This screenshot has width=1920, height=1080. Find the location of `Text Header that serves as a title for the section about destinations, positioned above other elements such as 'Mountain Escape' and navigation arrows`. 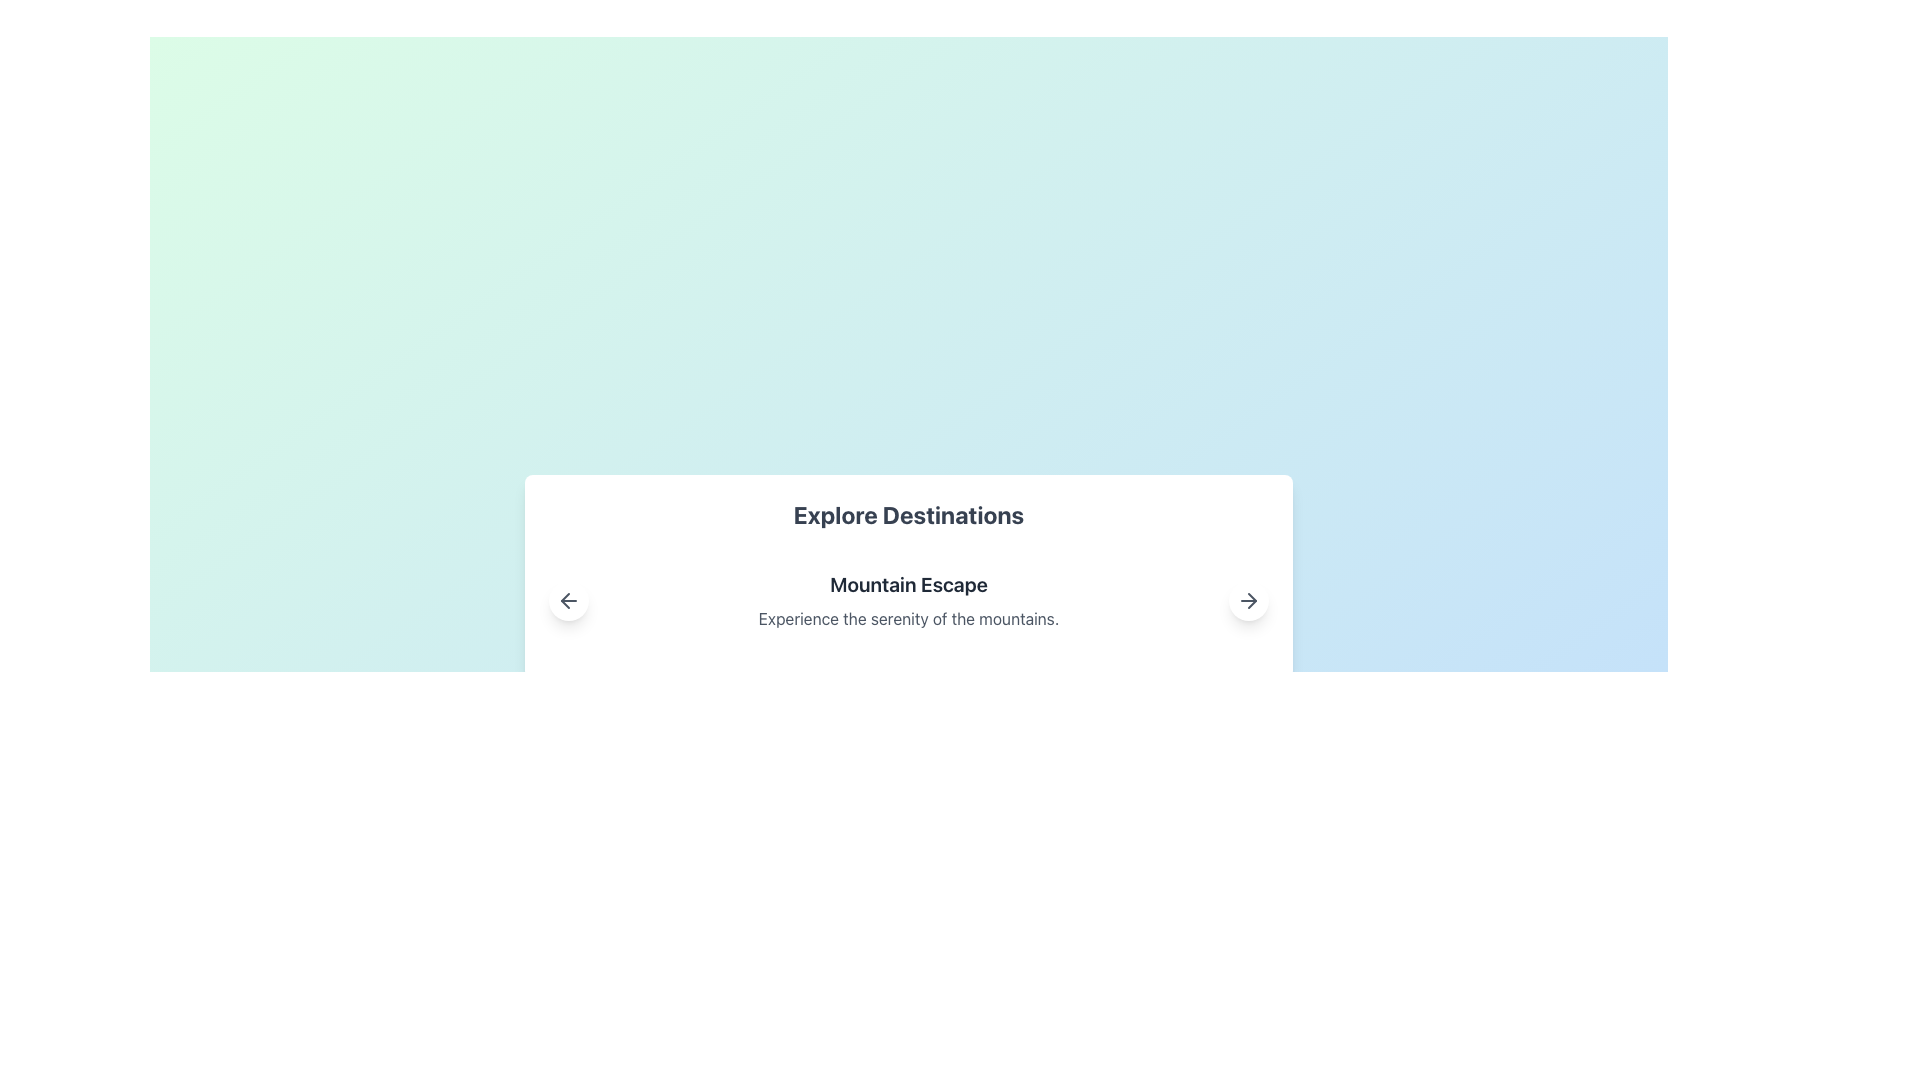

Text Header that serves as a title for the section about destinations, positioned above other elements such as 'Mountain Escape' and navigation arrows is located at coordinates (907, 514).